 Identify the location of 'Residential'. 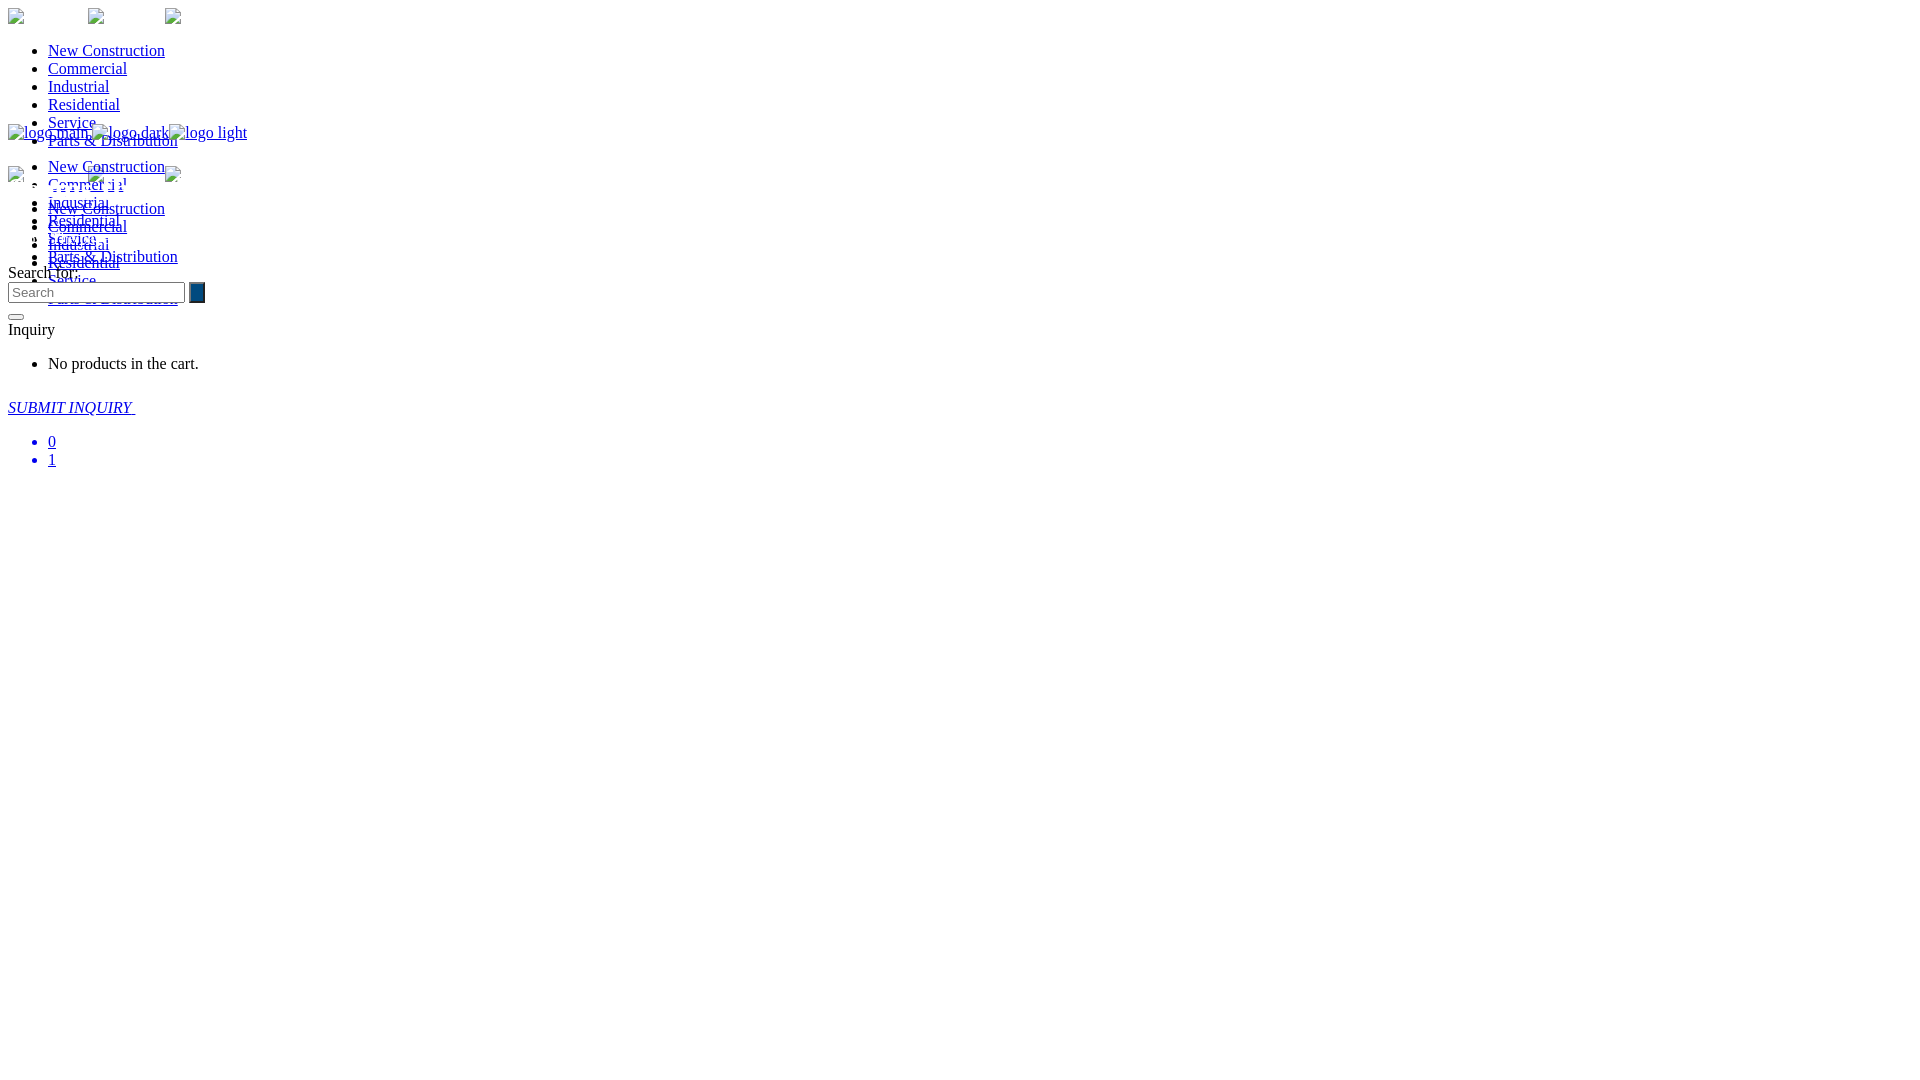
(48, 261).